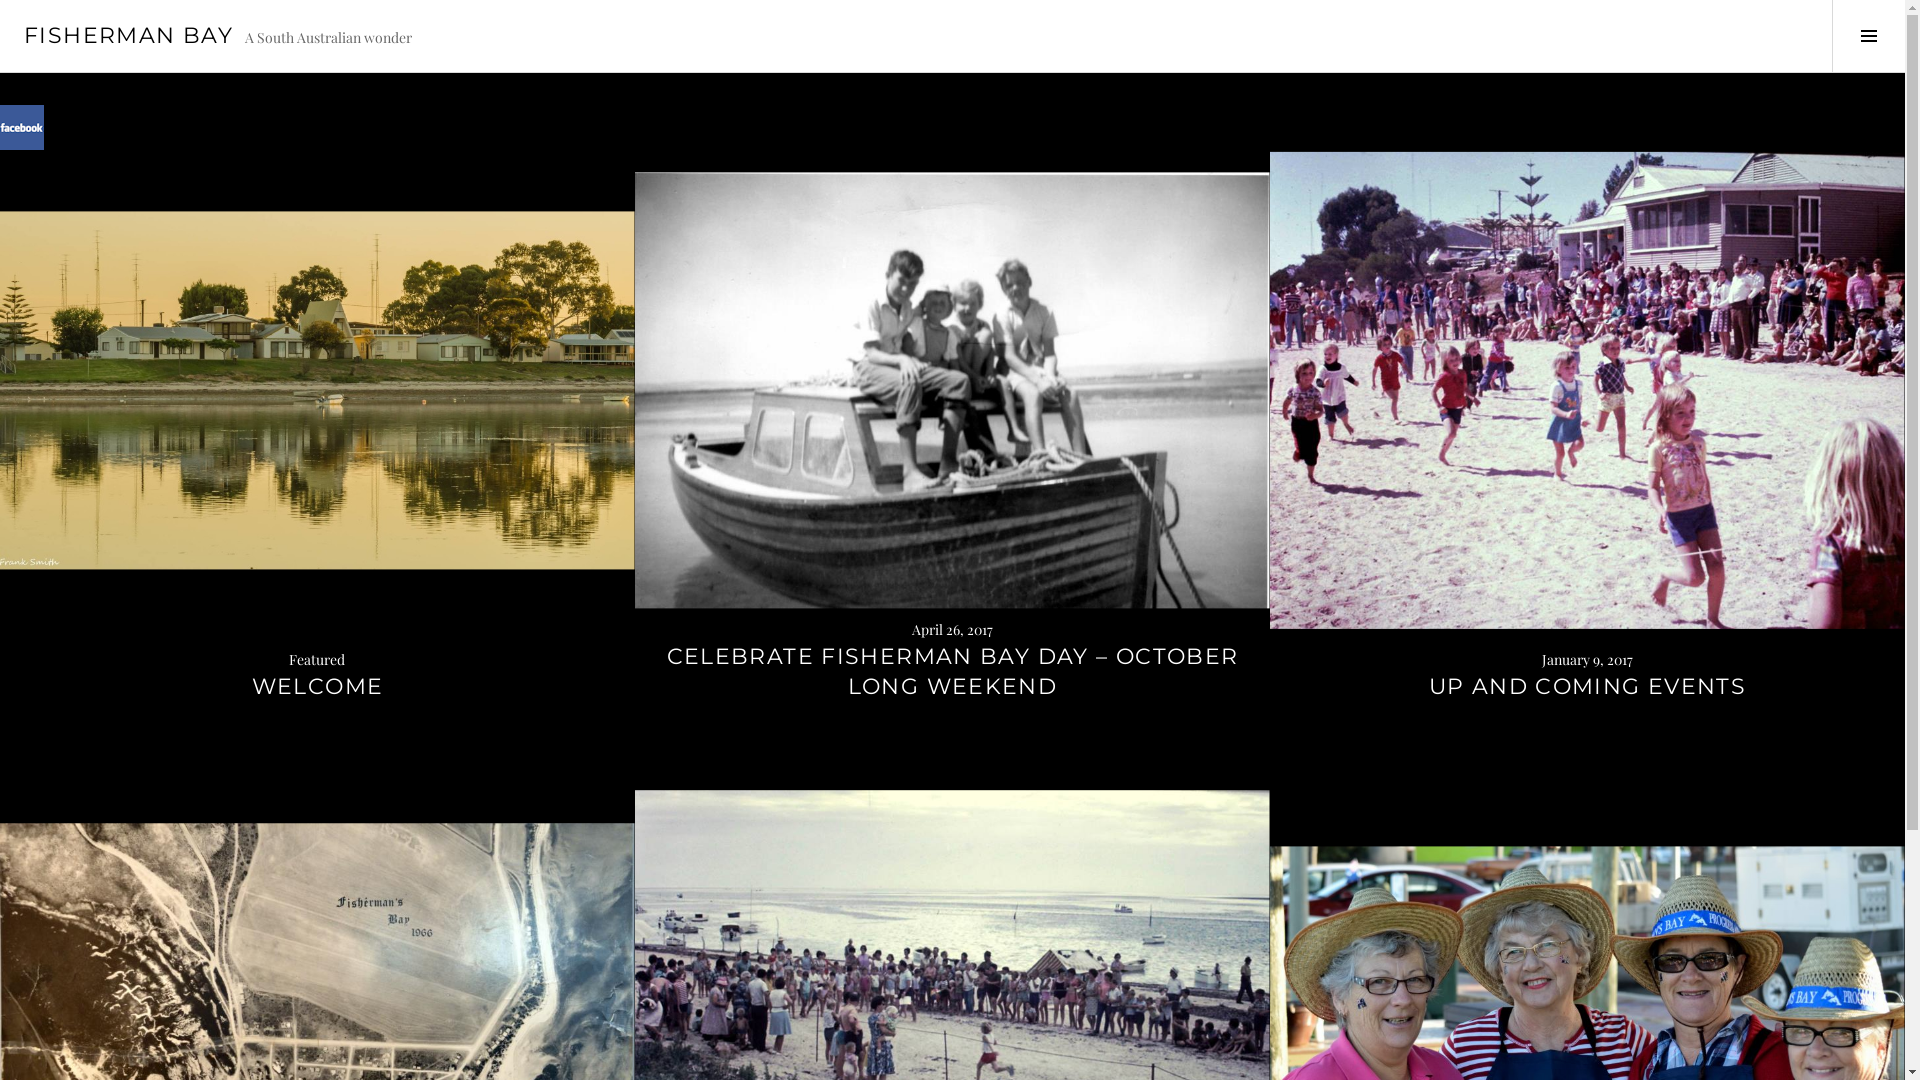 This screenshot has width=1920, height=1080. What do you see at coordinates (1586, 685) in the screenshot?
I see `'UP AND COMING EVENTS'` at bounding box center [1586, 685].